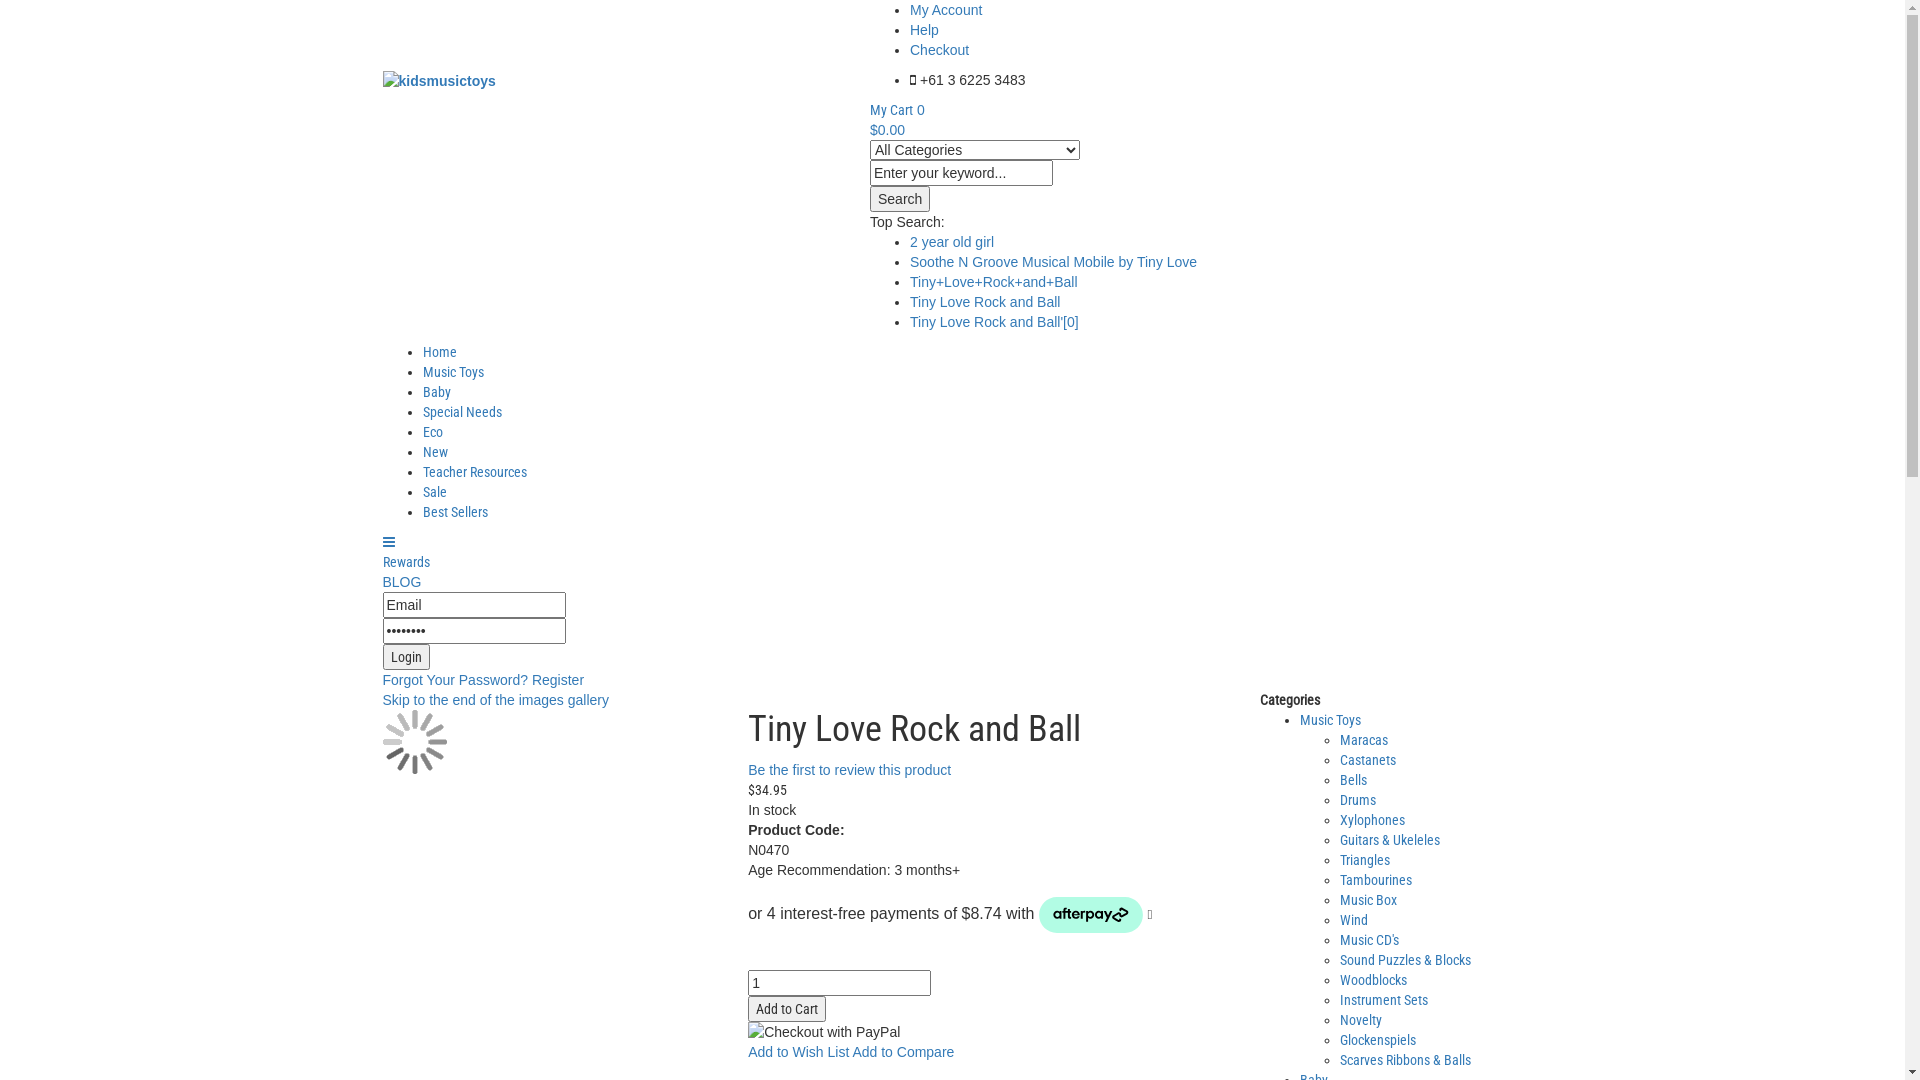 The width and height of the screenshot is (1920, 1080). What do you see at coordinates (1353, 778) in the screenshot?
I see `'Bells'` at bounding box center [1353, 778].